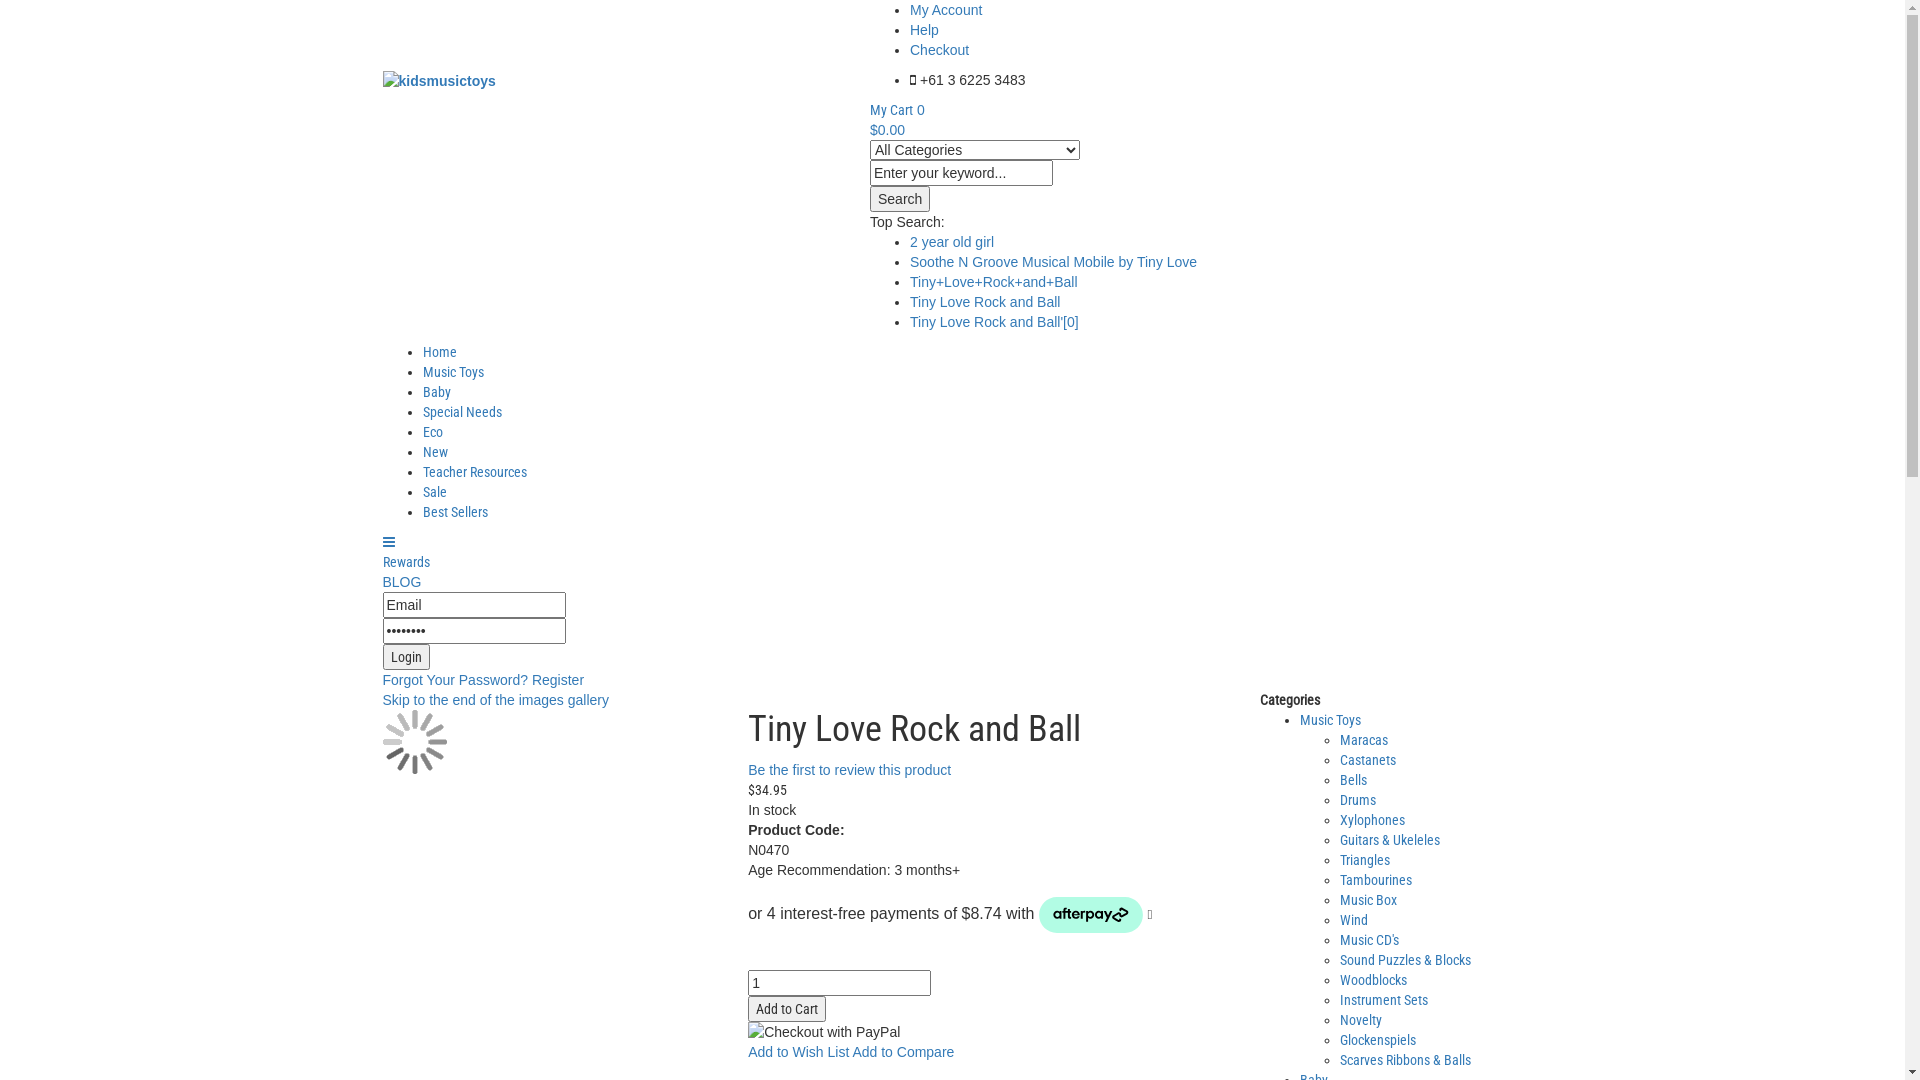 The width and height of the screenshot is (1920, 1080). What do you see at coordinates (1353, 778) in the screenshot?
I see `'Bells'` at bounding box center [1353, 778].